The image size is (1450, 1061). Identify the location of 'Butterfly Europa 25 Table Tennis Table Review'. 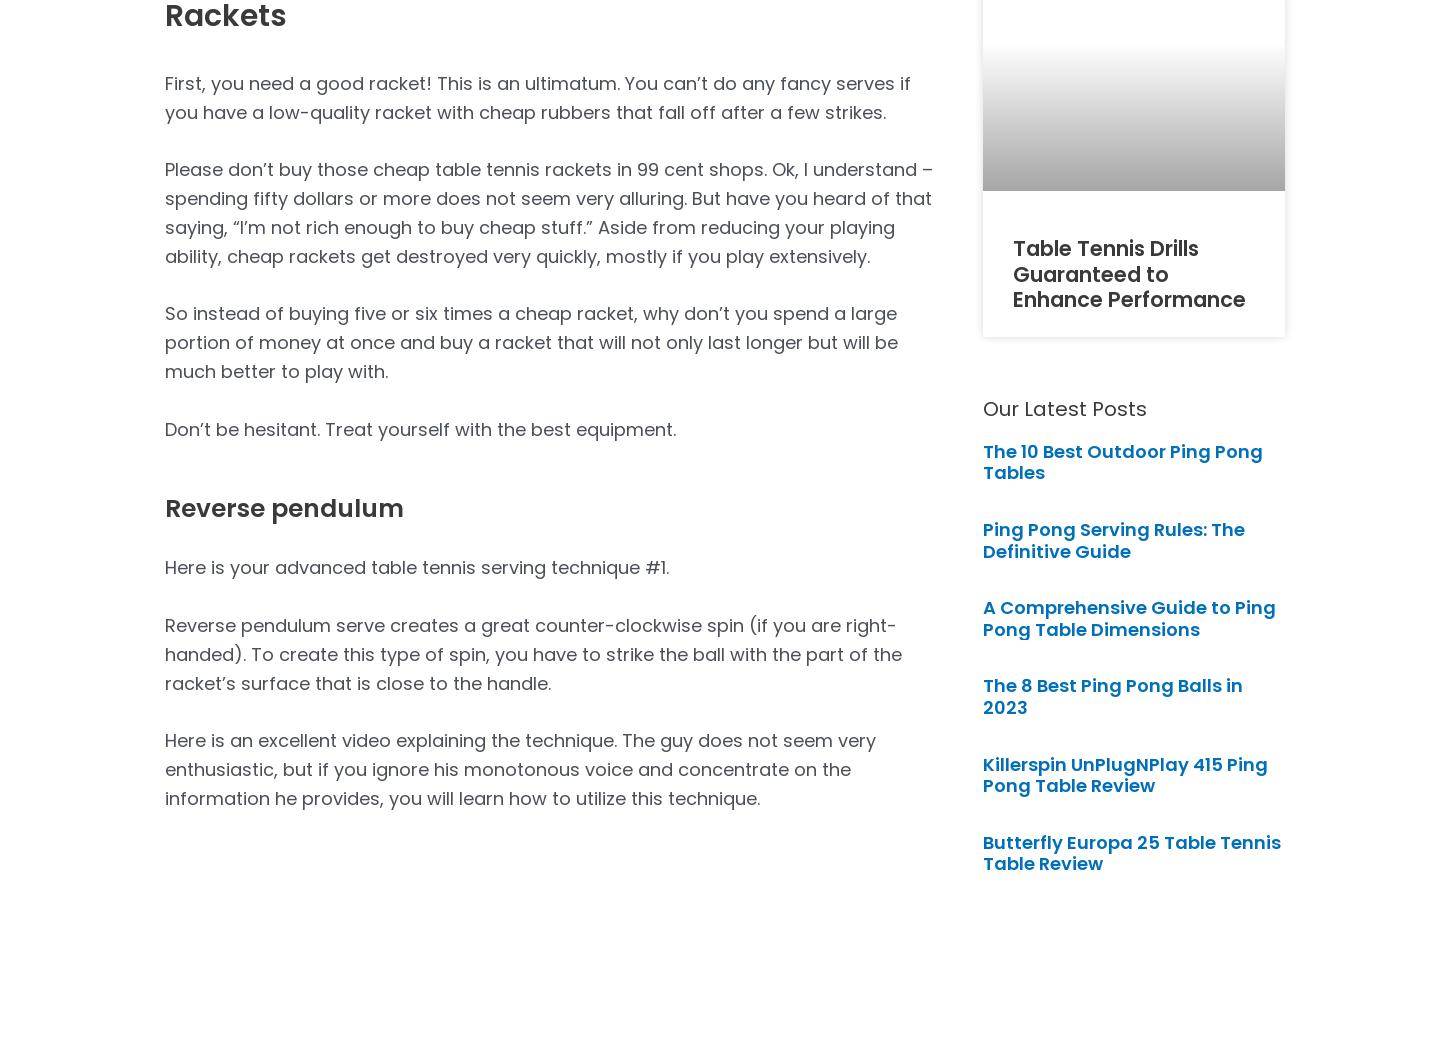
(1131, 852).